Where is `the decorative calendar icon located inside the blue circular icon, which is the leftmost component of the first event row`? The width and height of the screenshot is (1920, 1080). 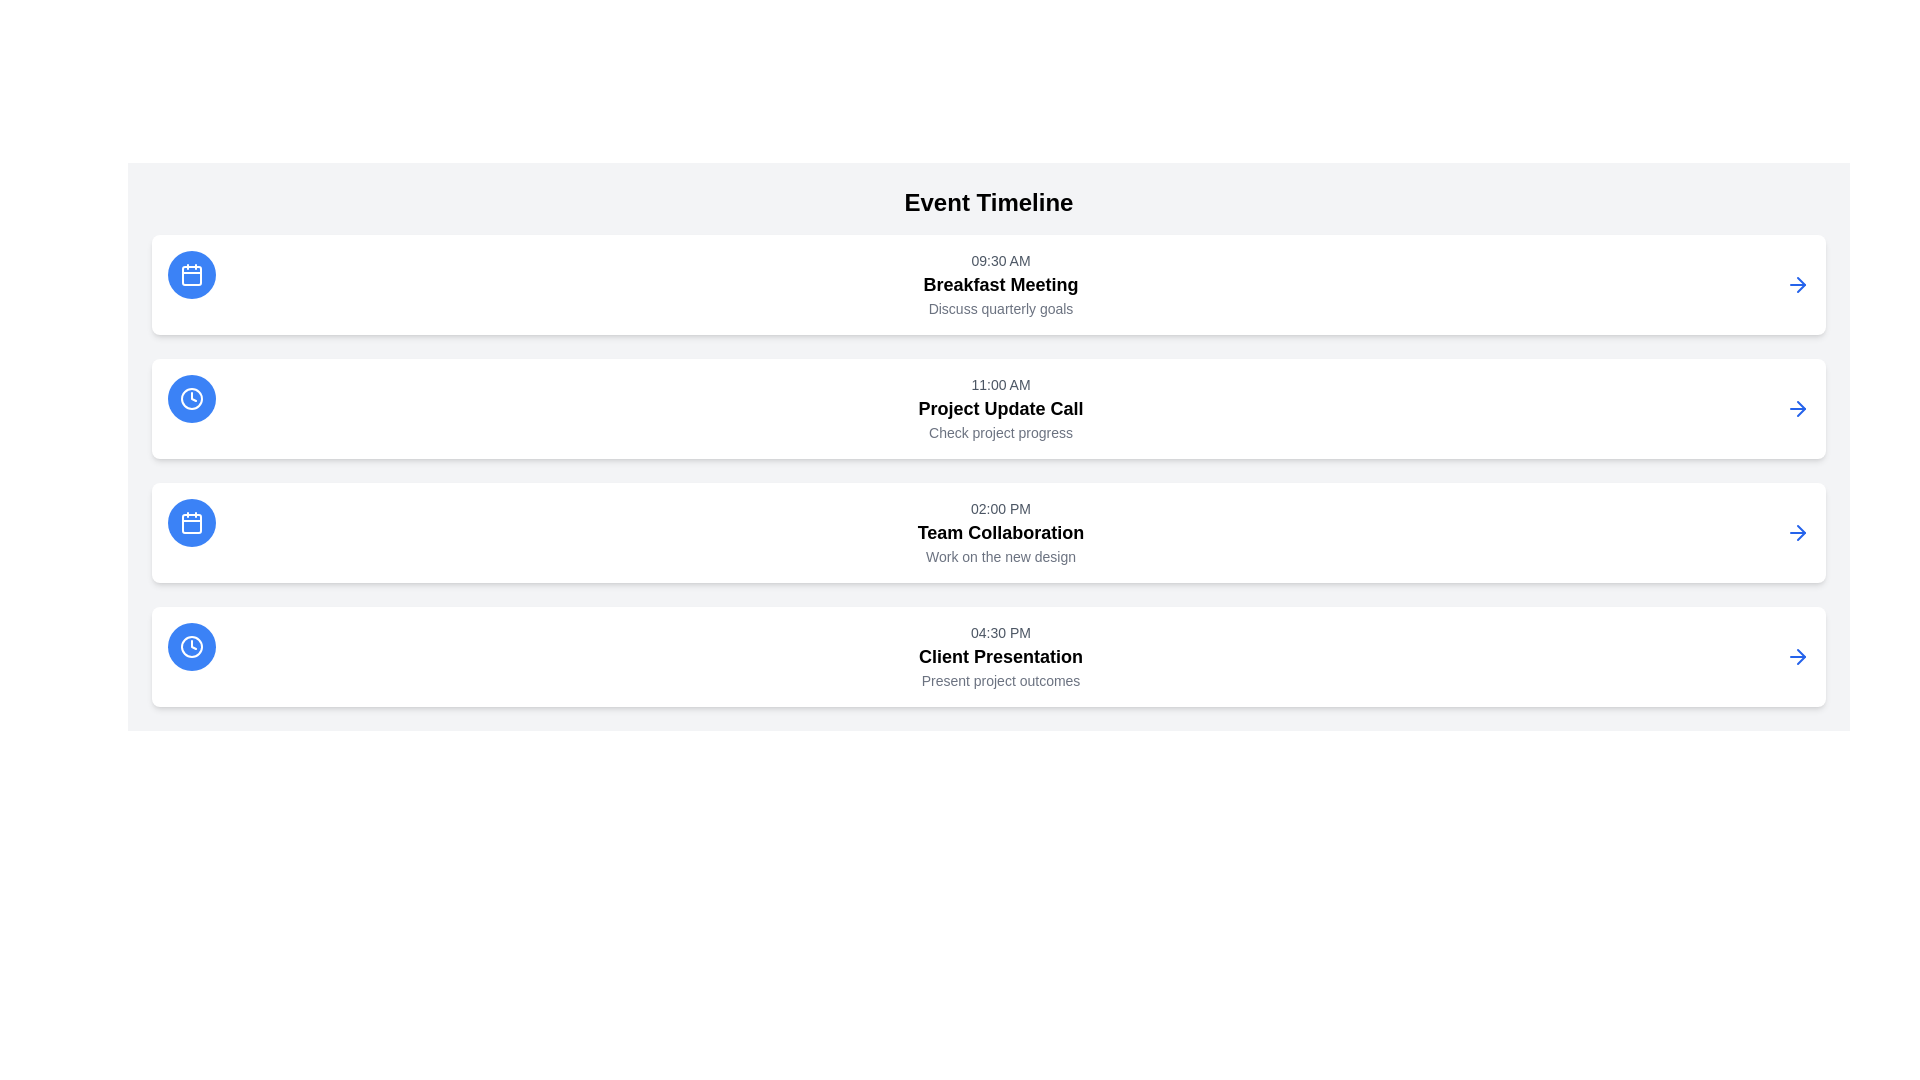 the decorative calendar icon located inside the blue circular icon, which is the leftmost component of the first event row is located at coordinates (192, 276).